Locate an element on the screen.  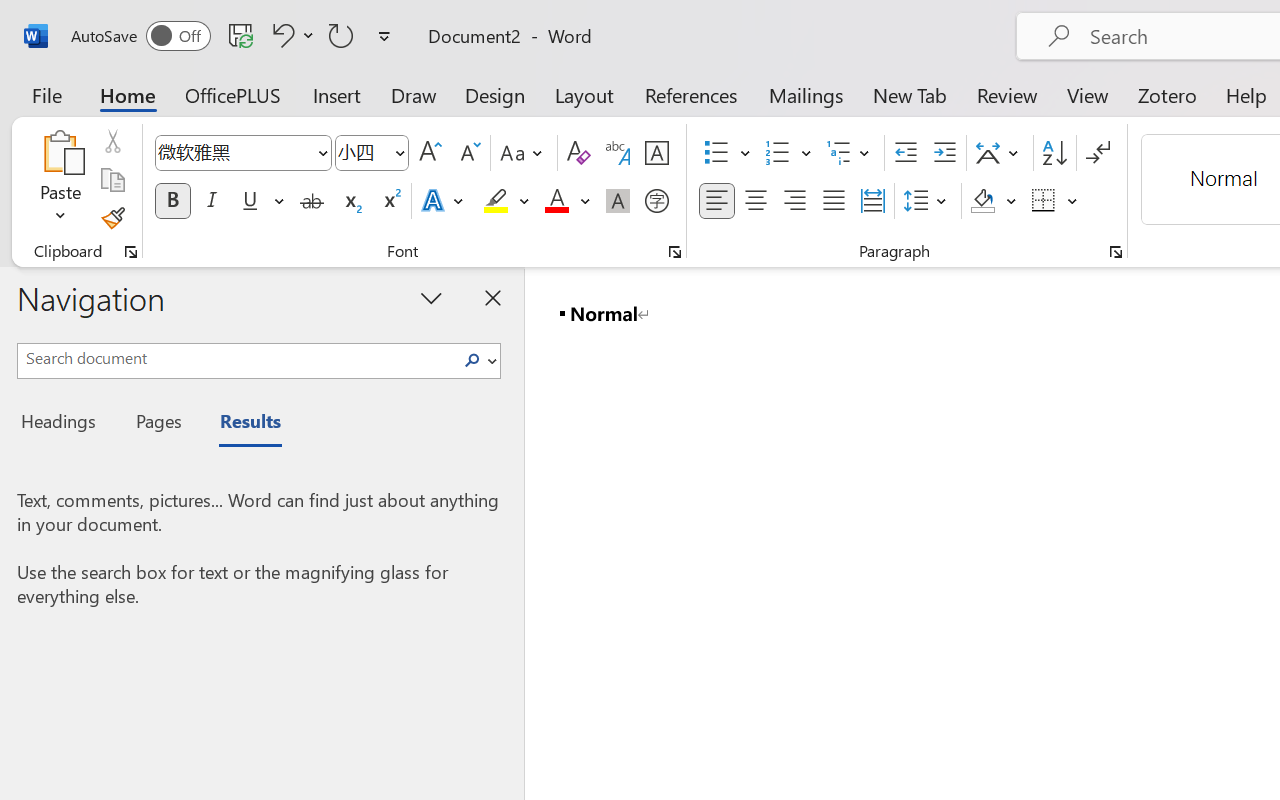
'Office Clipboard...' is located at coordinates (130, 251).